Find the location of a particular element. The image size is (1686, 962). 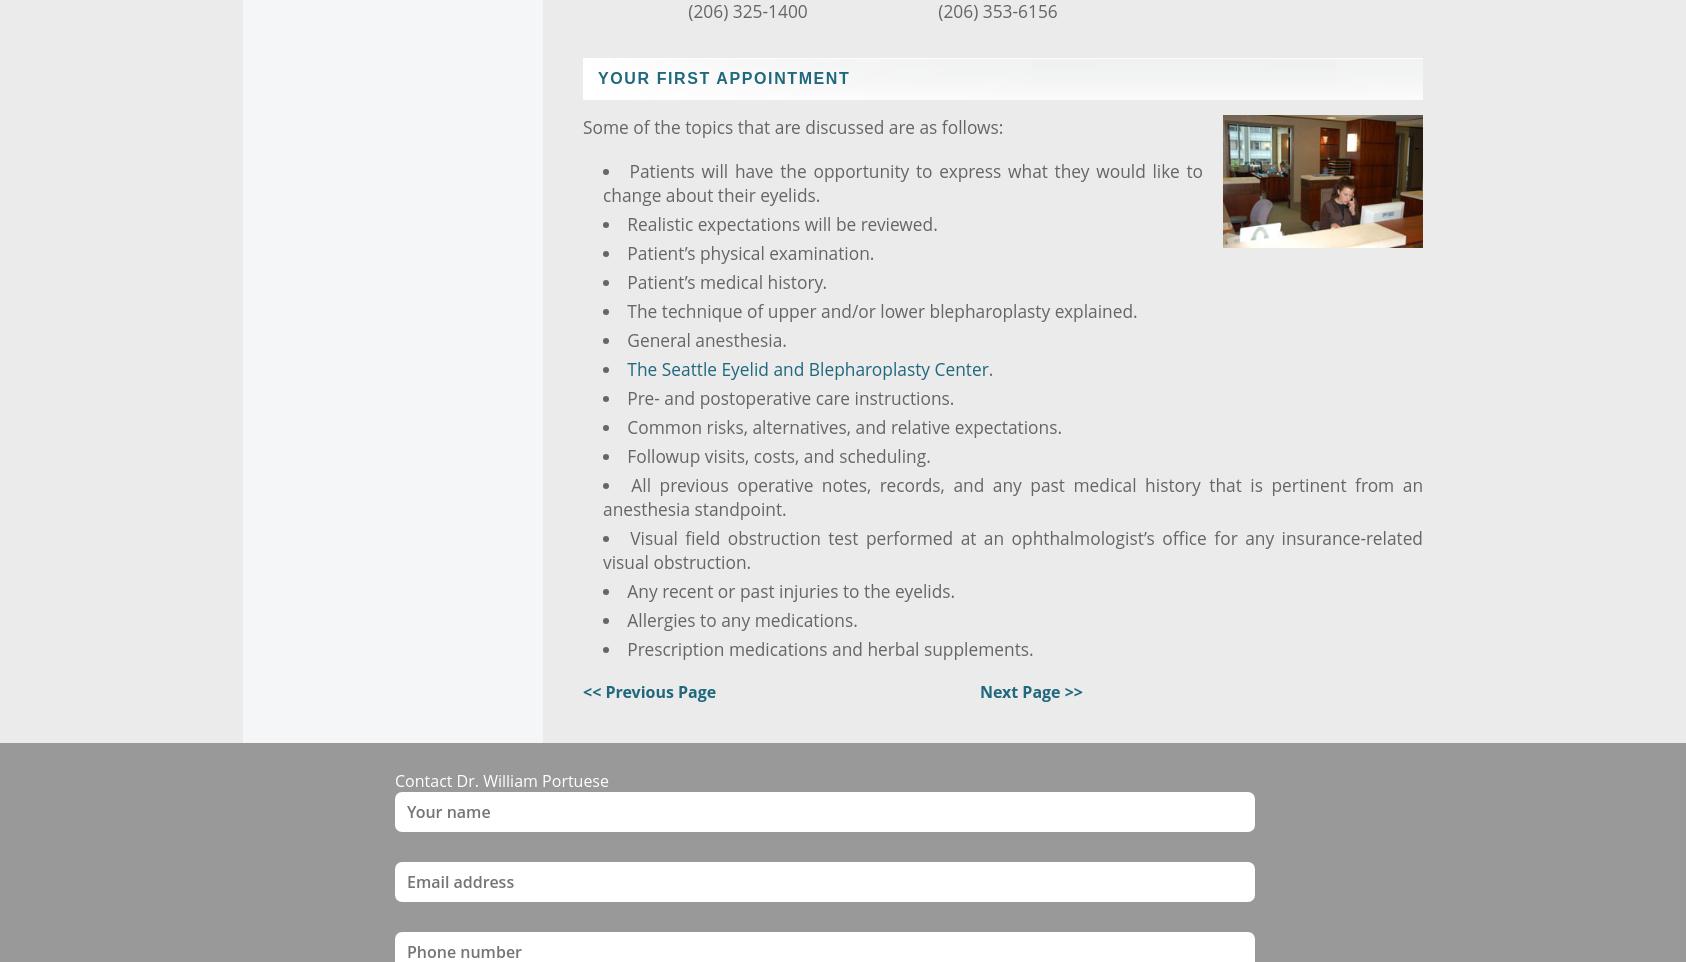

'Patient’s physical examination.' is located at coordinates (750, 252).